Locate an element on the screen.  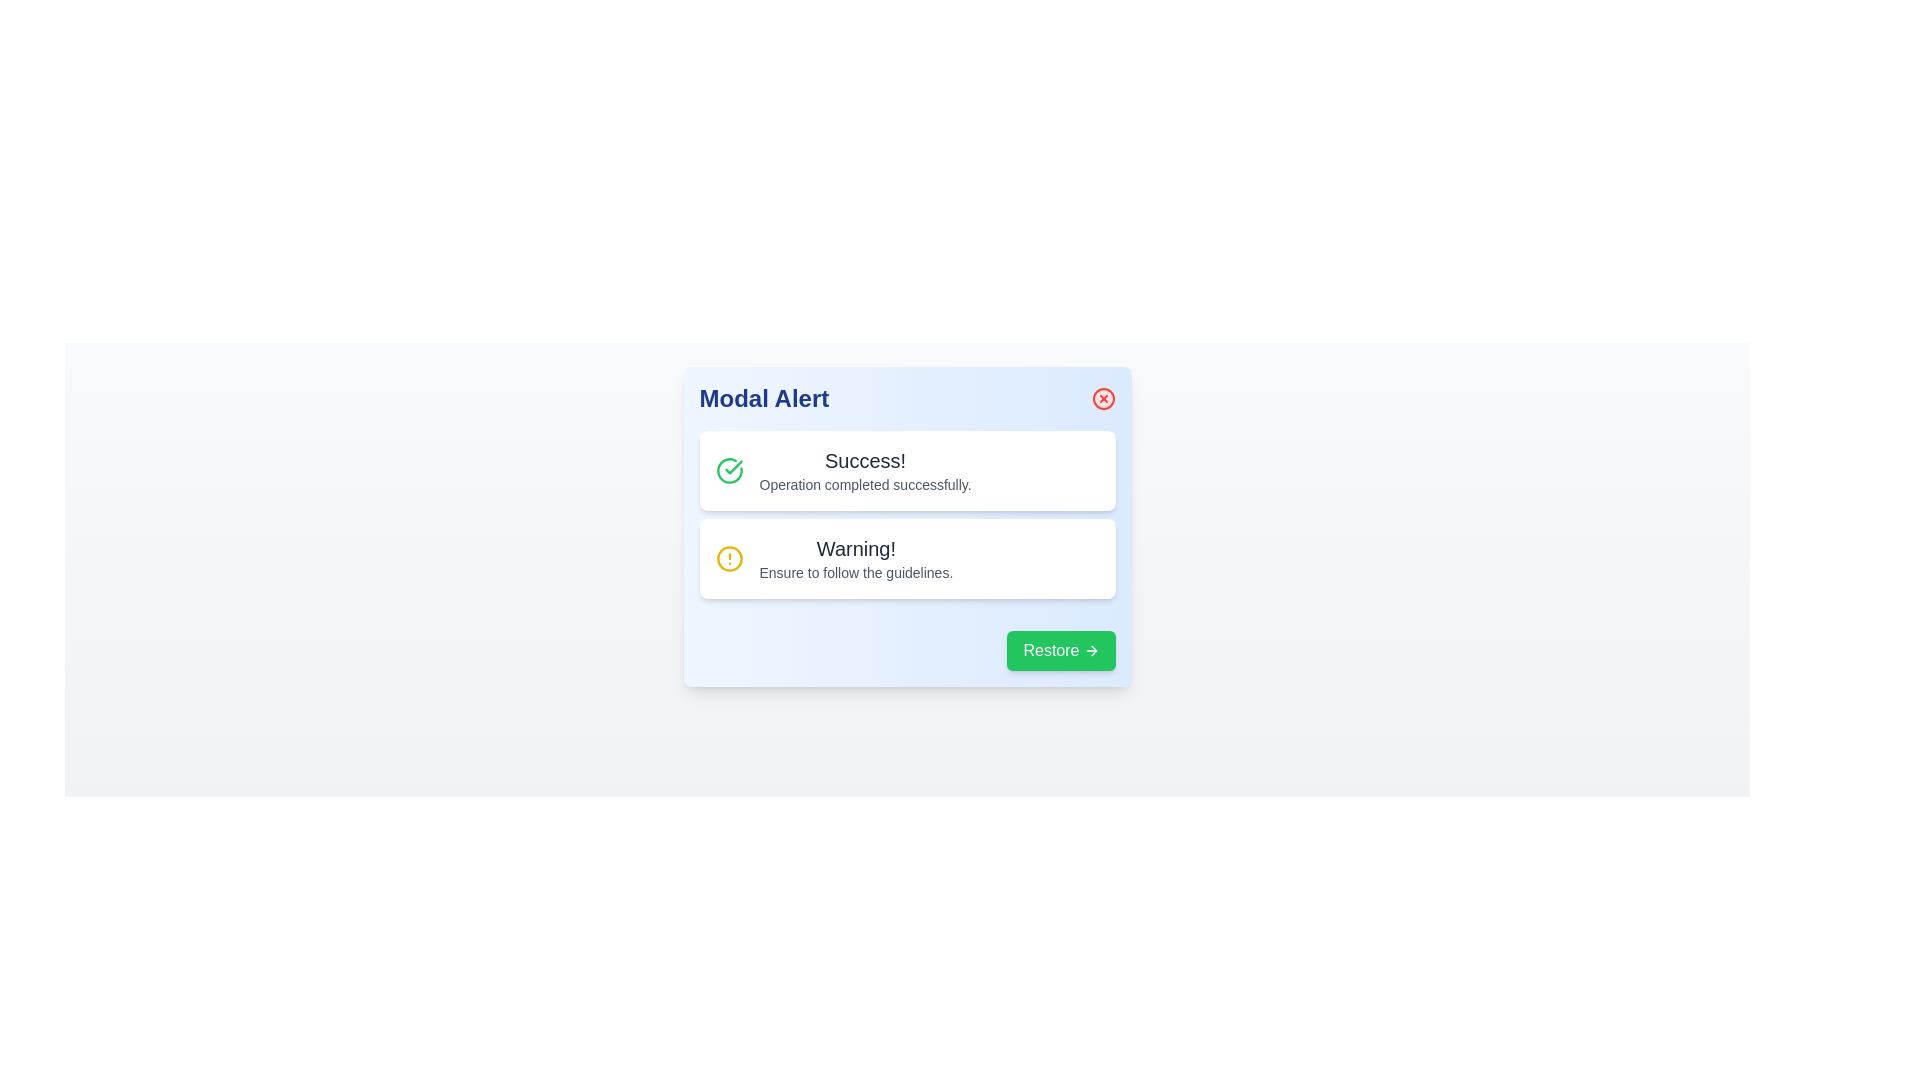
the bold, large-sized text label stating 'Success!' within the modal dialog, which indicates successful operation completion is located at coordinates (865, 461).